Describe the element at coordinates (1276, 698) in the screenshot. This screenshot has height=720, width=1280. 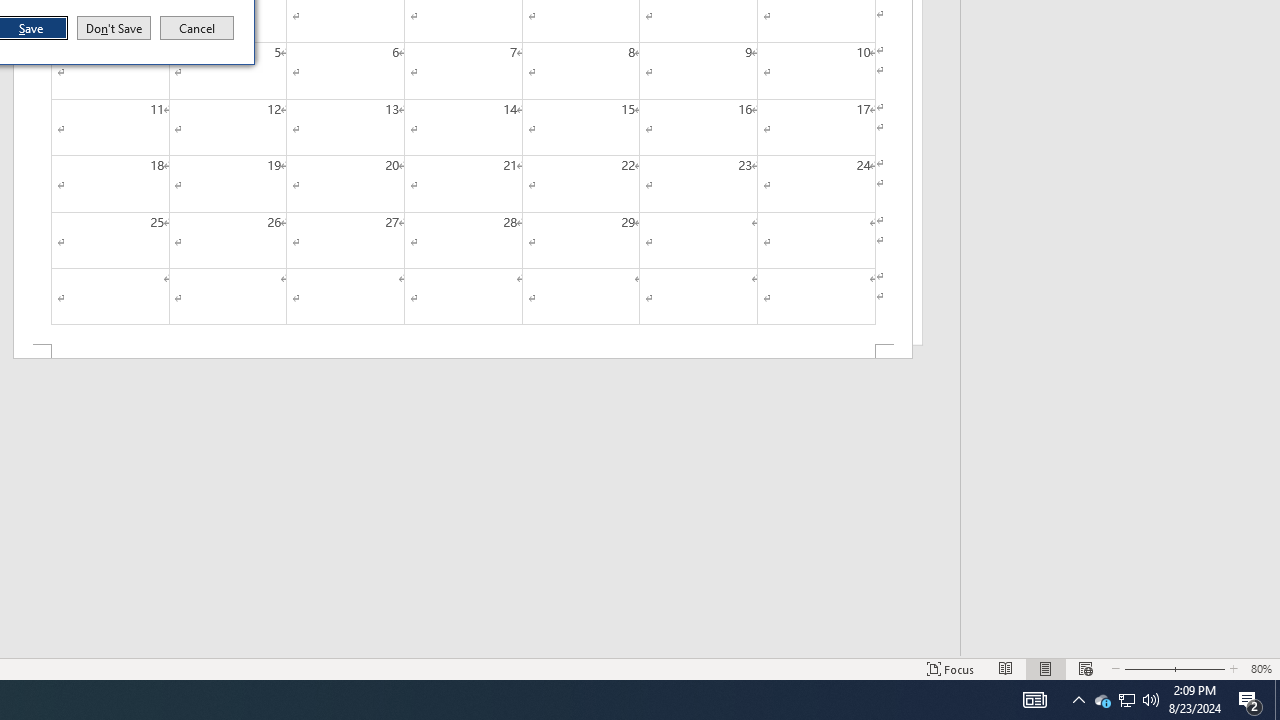
I see `'Show desktop'` at that location.